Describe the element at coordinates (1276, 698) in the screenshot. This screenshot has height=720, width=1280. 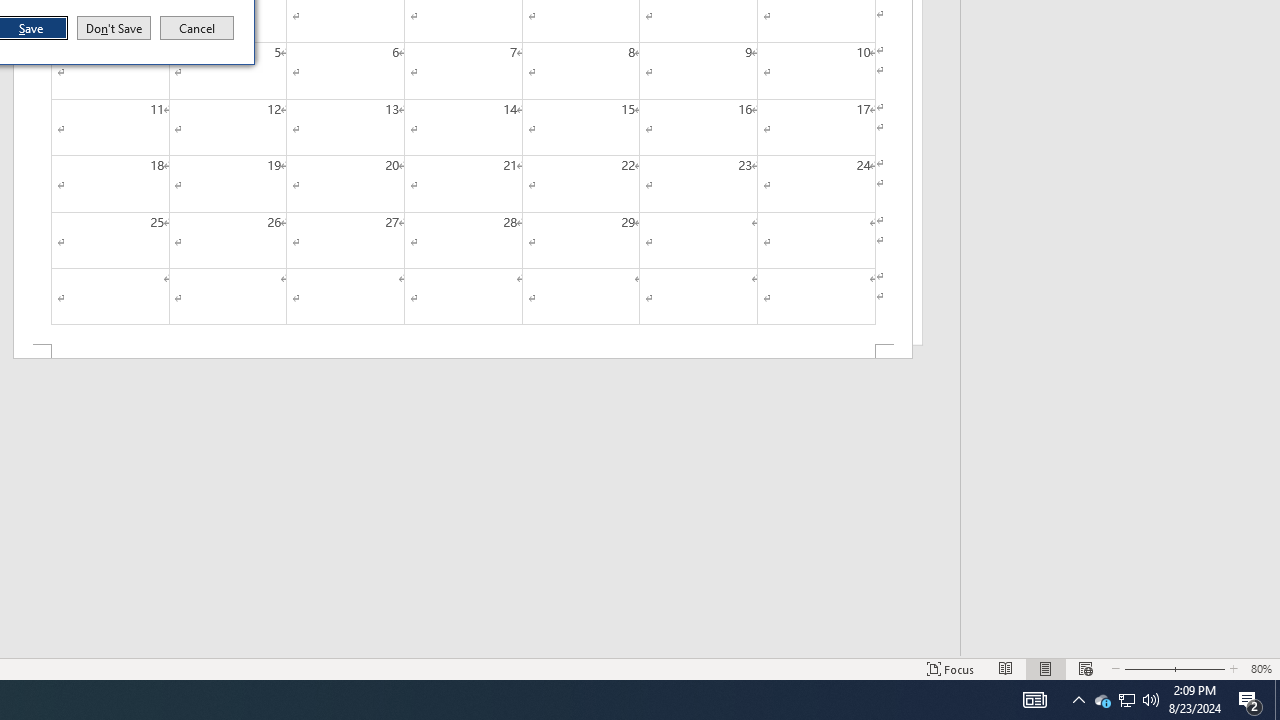
I see `'Show desktop'` at that location.